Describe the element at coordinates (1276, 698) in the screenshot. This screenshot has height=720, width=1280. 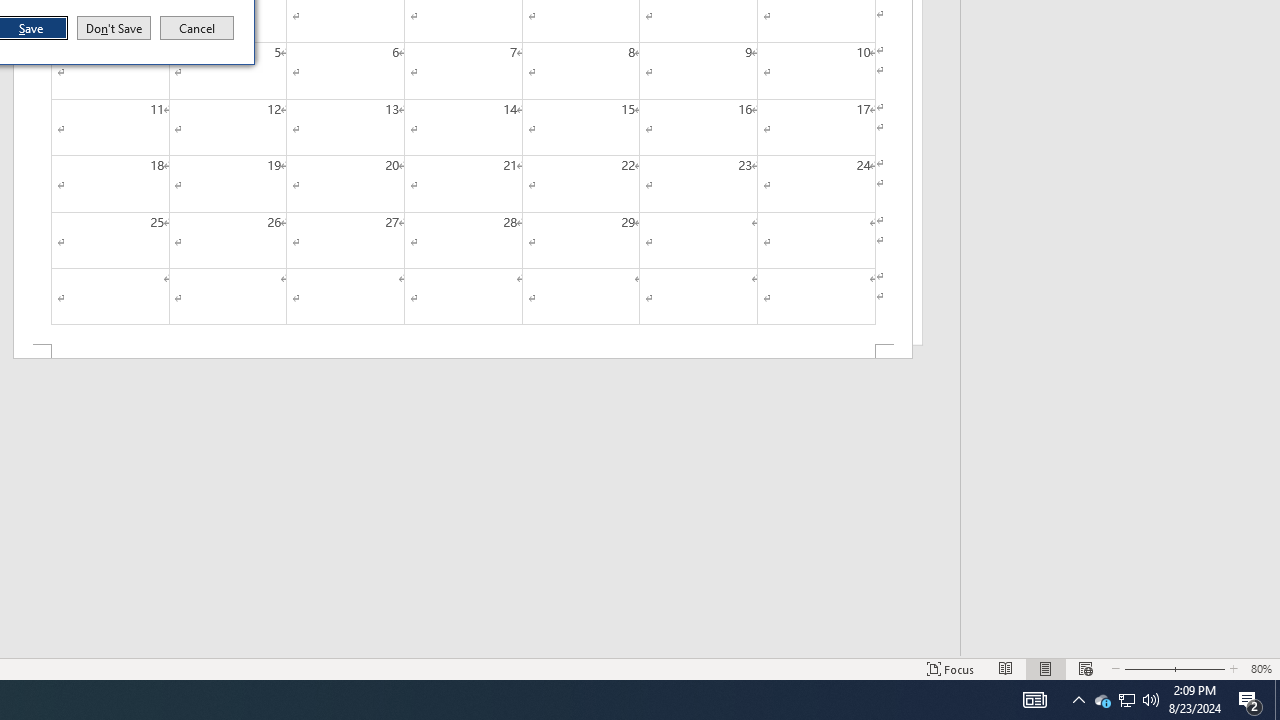
I see `'Show desktop'` at that location.